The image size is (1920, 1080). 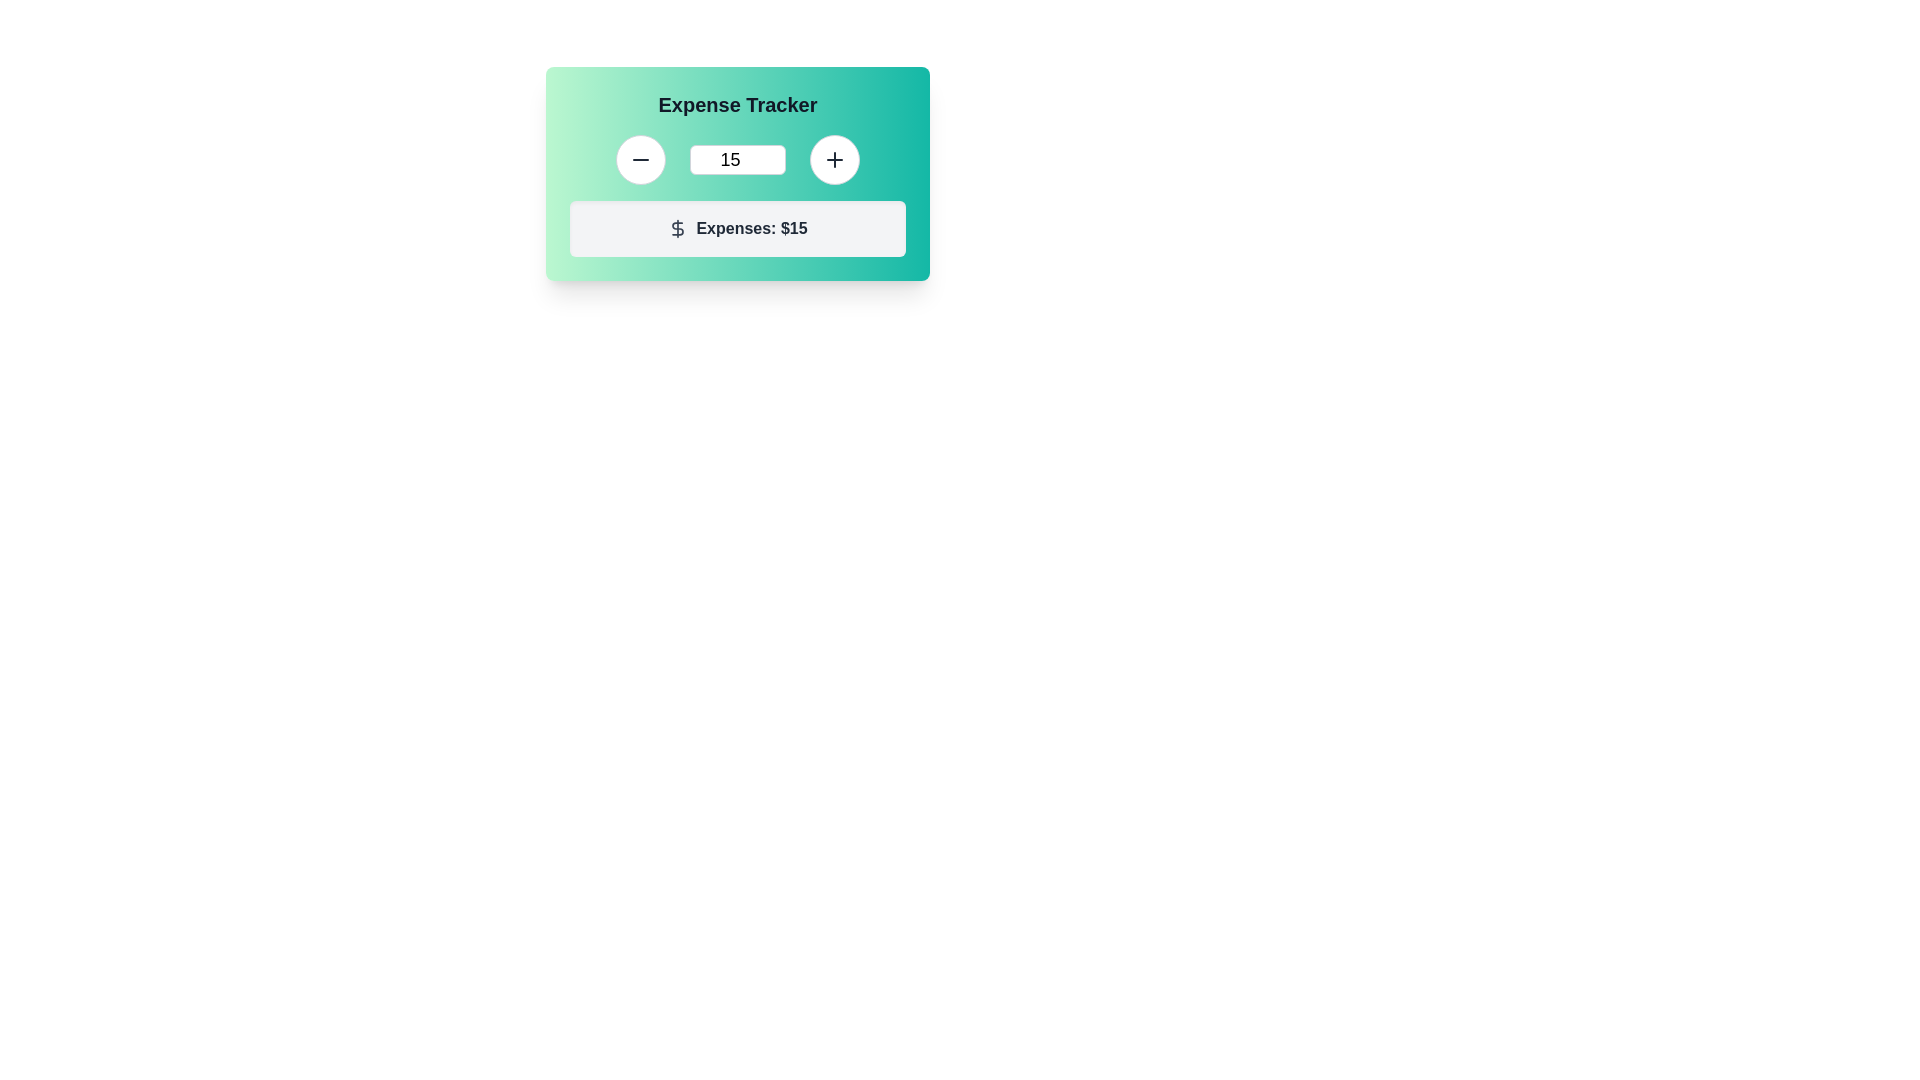 I want to click on the numeric text input field within the green gradient card titled 'Expense Tracker' by pressing the tab key, so click(x=737, y=158).